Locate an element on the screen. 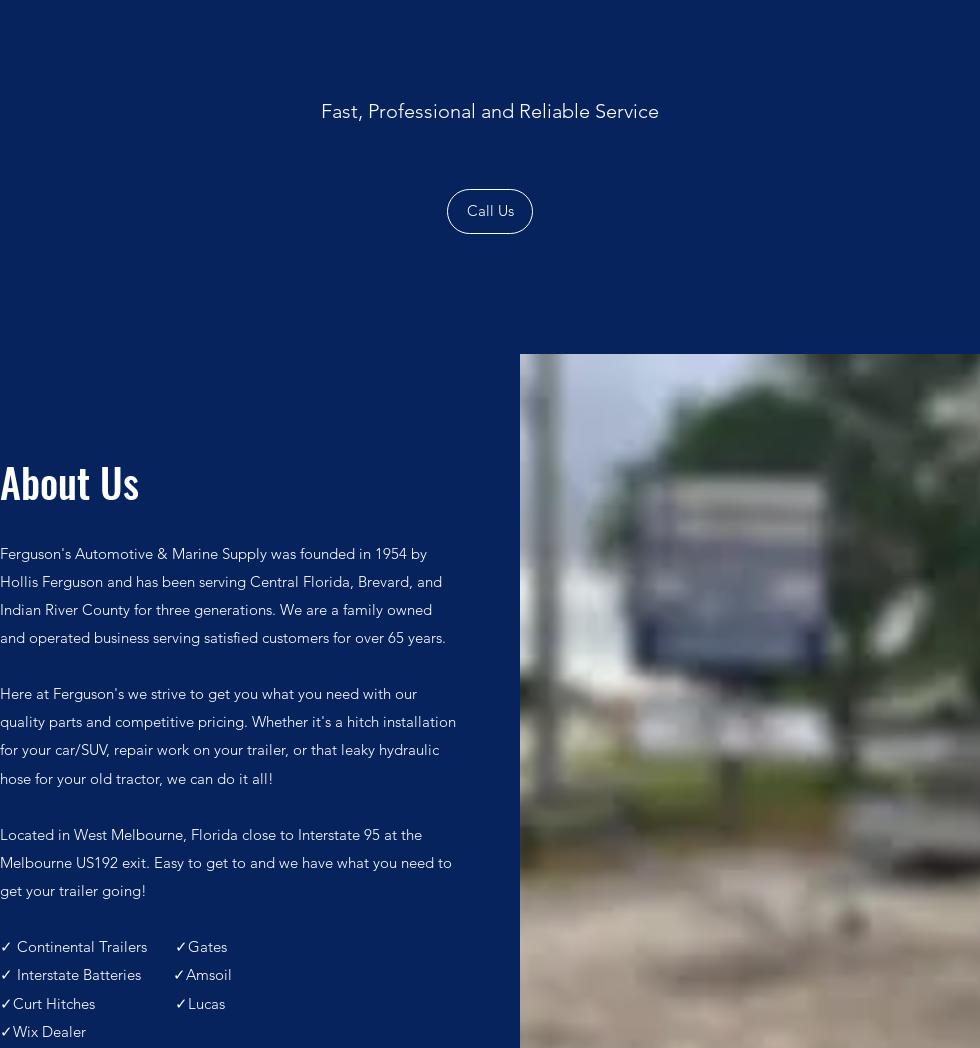  '✓ Interstate Batteries        ✓Amsoil' is located at coordinates (116, 973).